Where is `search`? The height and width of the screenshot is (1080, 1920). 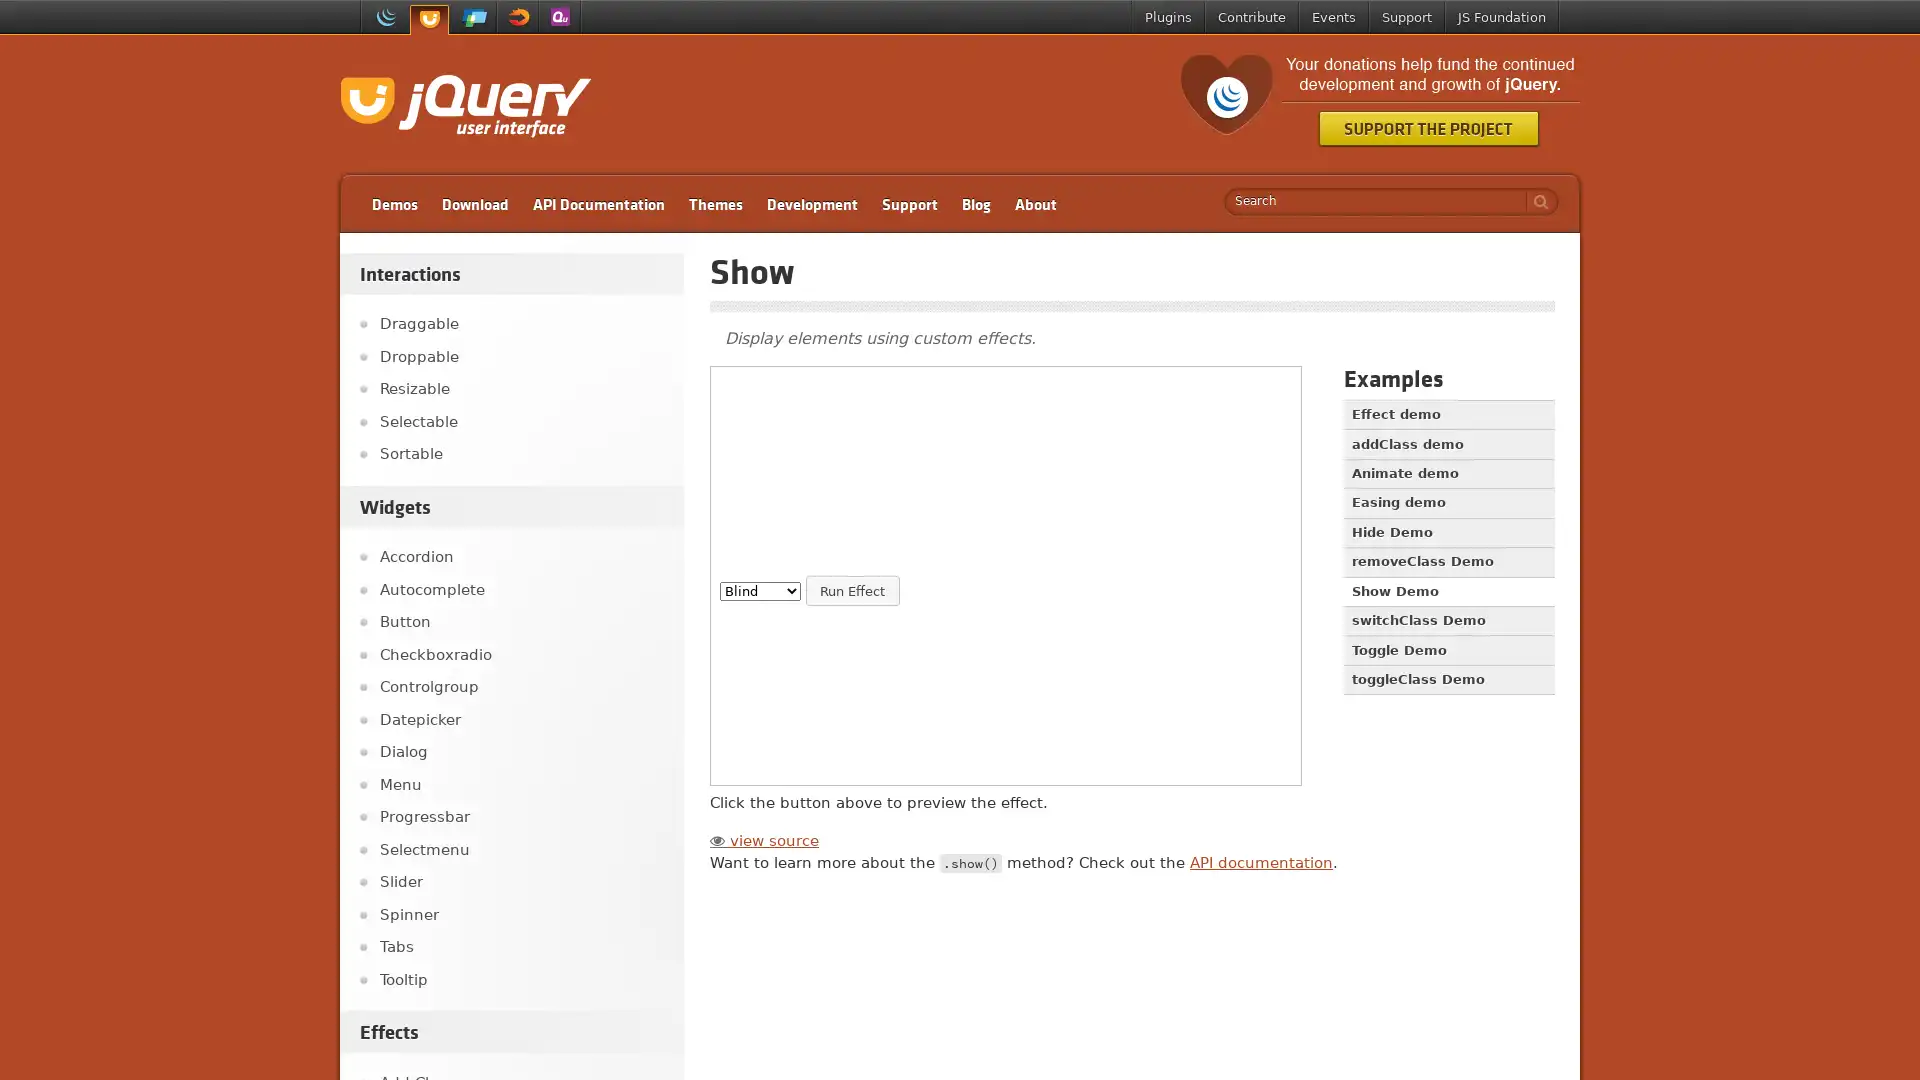 search is located at coordinates (1535, 201).